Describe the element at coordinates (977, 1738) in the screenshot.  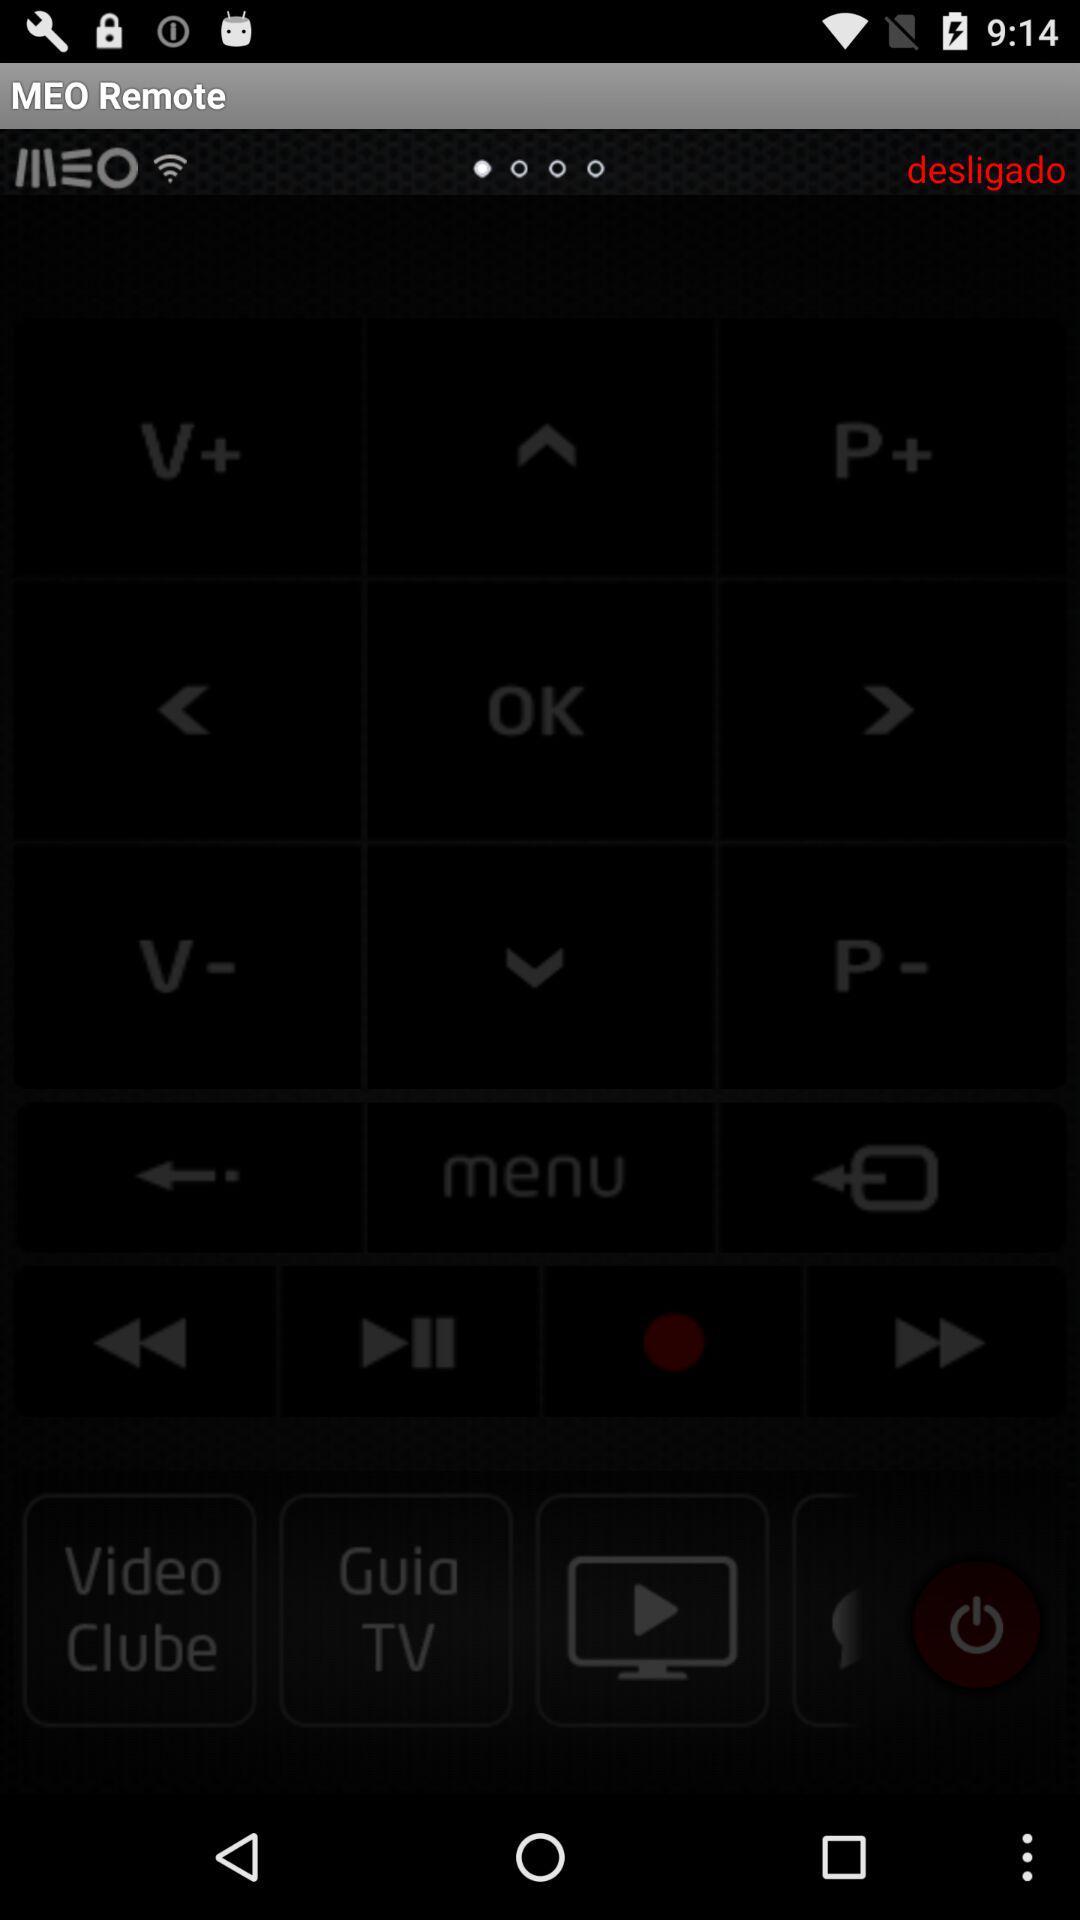
I see `the visibility icon` at that location.